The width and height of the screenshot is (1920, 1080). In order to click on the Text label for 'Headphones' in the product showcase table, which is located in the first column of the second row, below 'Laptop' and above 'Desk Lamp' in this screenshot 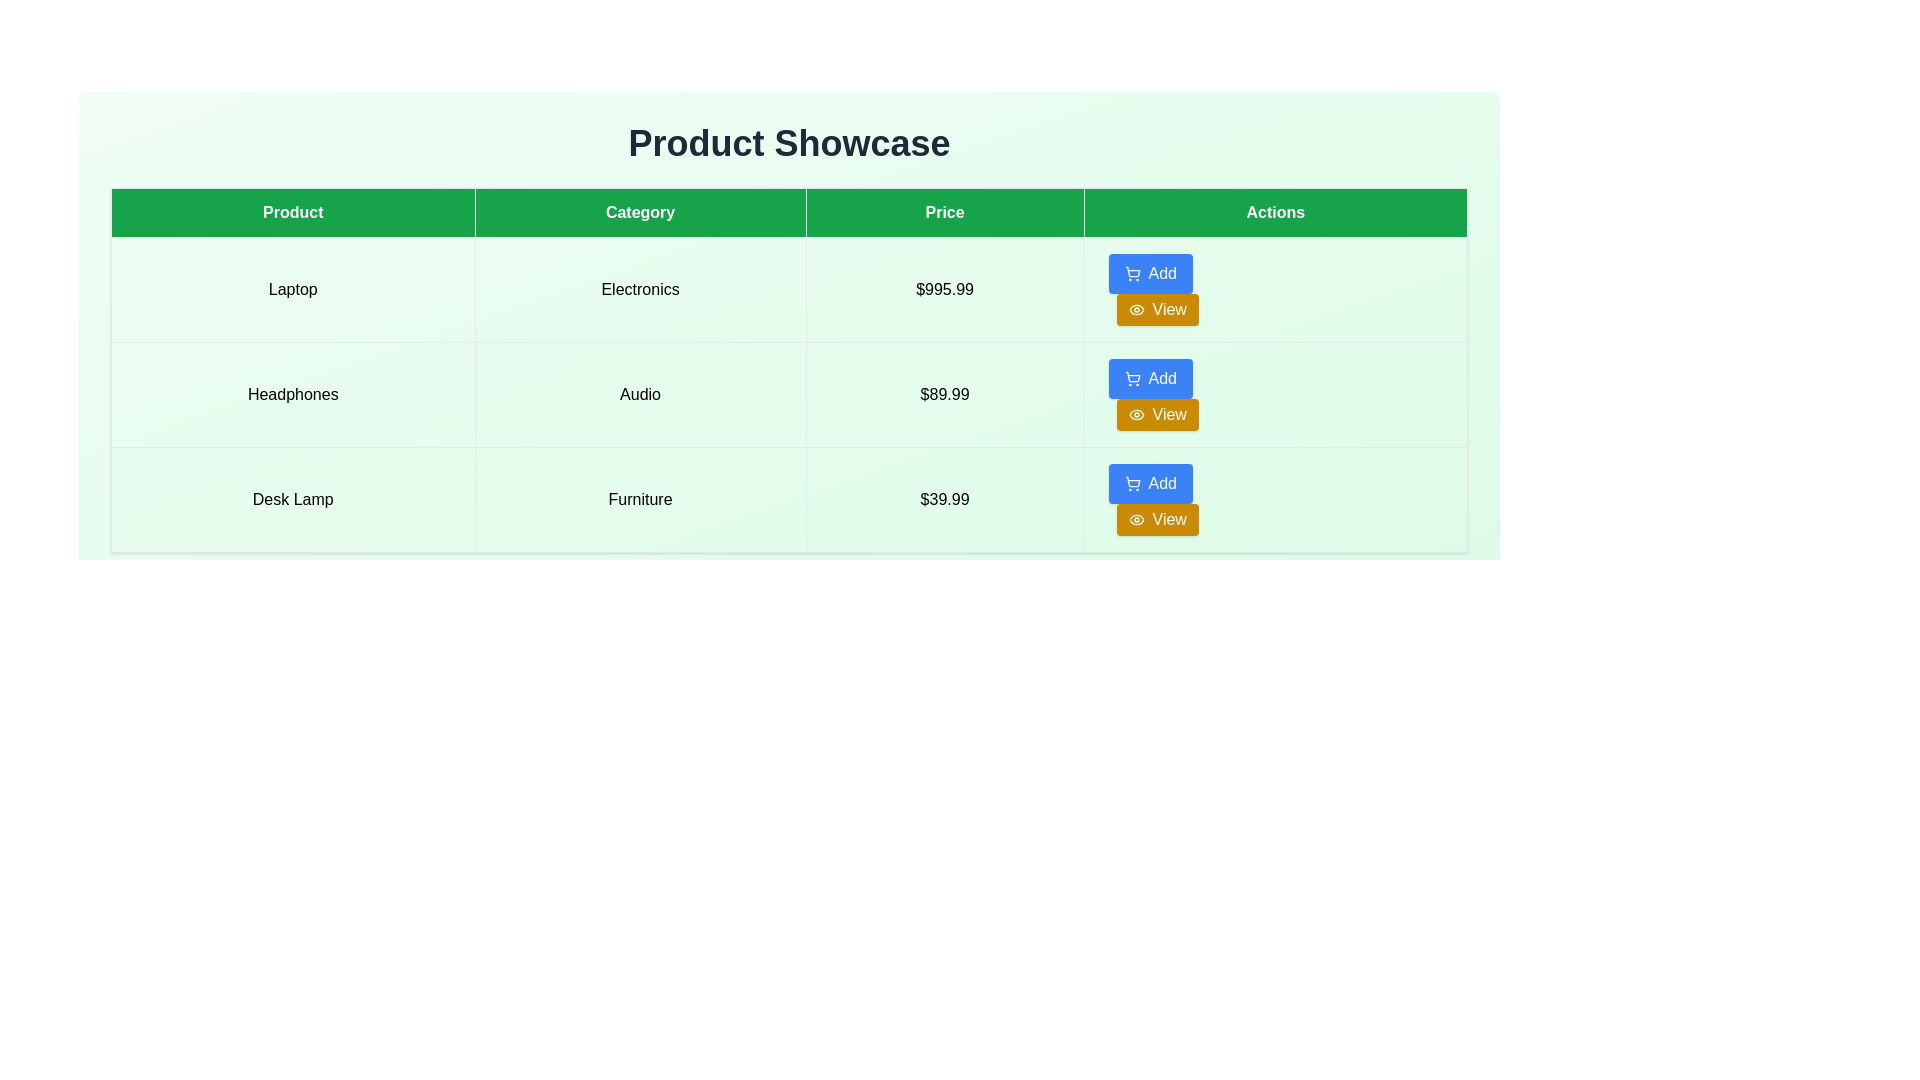, I will do `click(292, 394)`.